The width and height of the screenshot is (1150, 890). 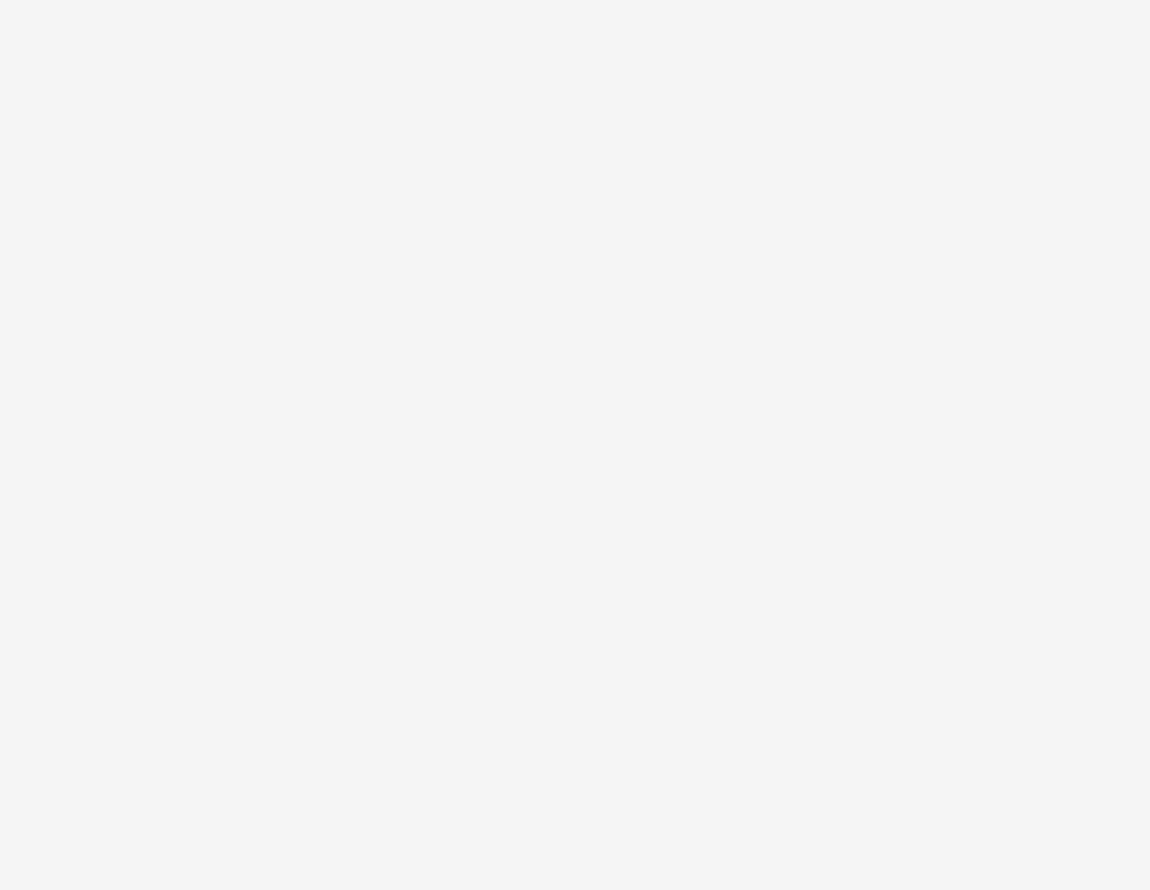 What do you see at coordinates (195, 575) in the screenshot?
I see `'(519) 888-7465 x77273'` at bounding box center [195, 575].